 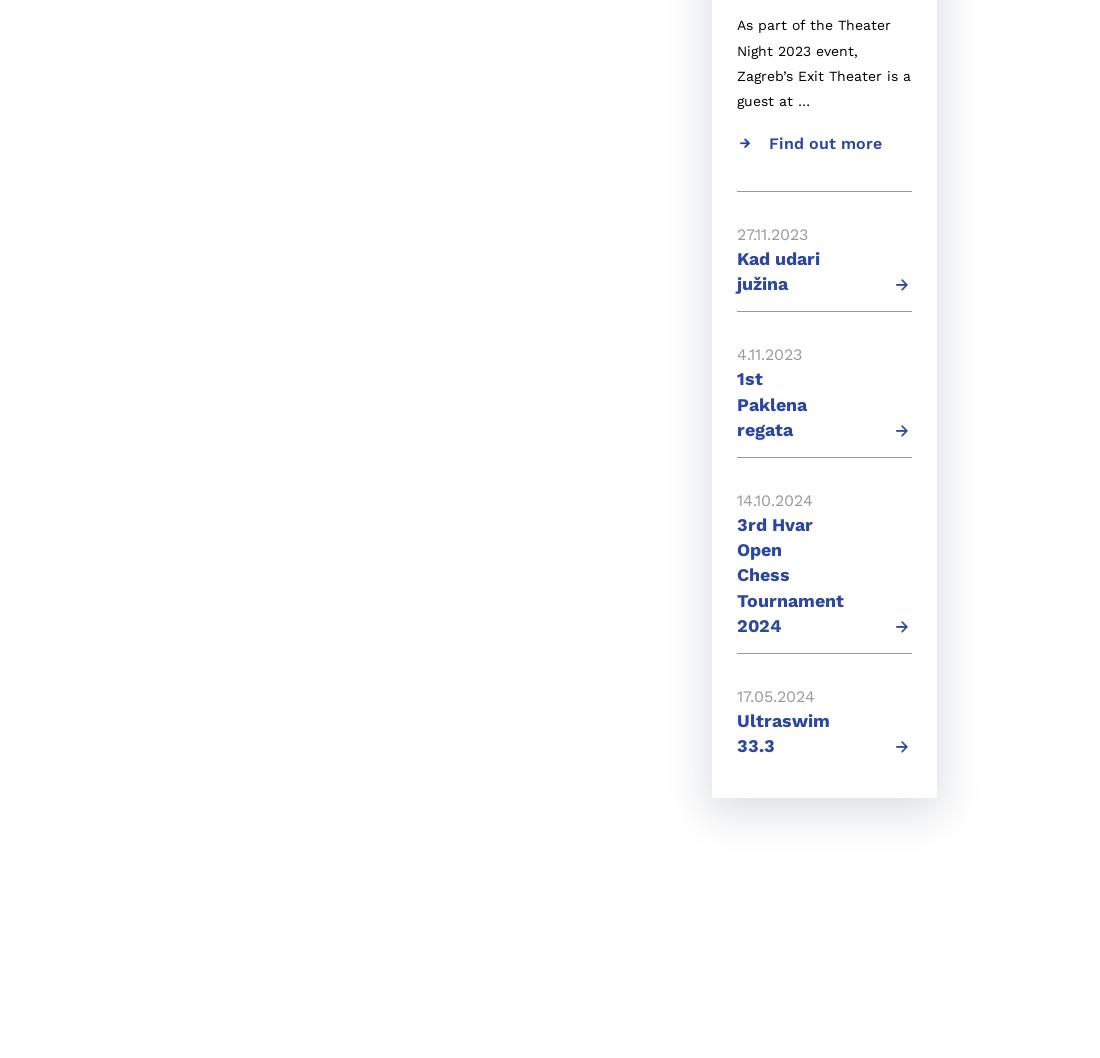 I want to click on 'Find out more', so click(x=825, y=142).